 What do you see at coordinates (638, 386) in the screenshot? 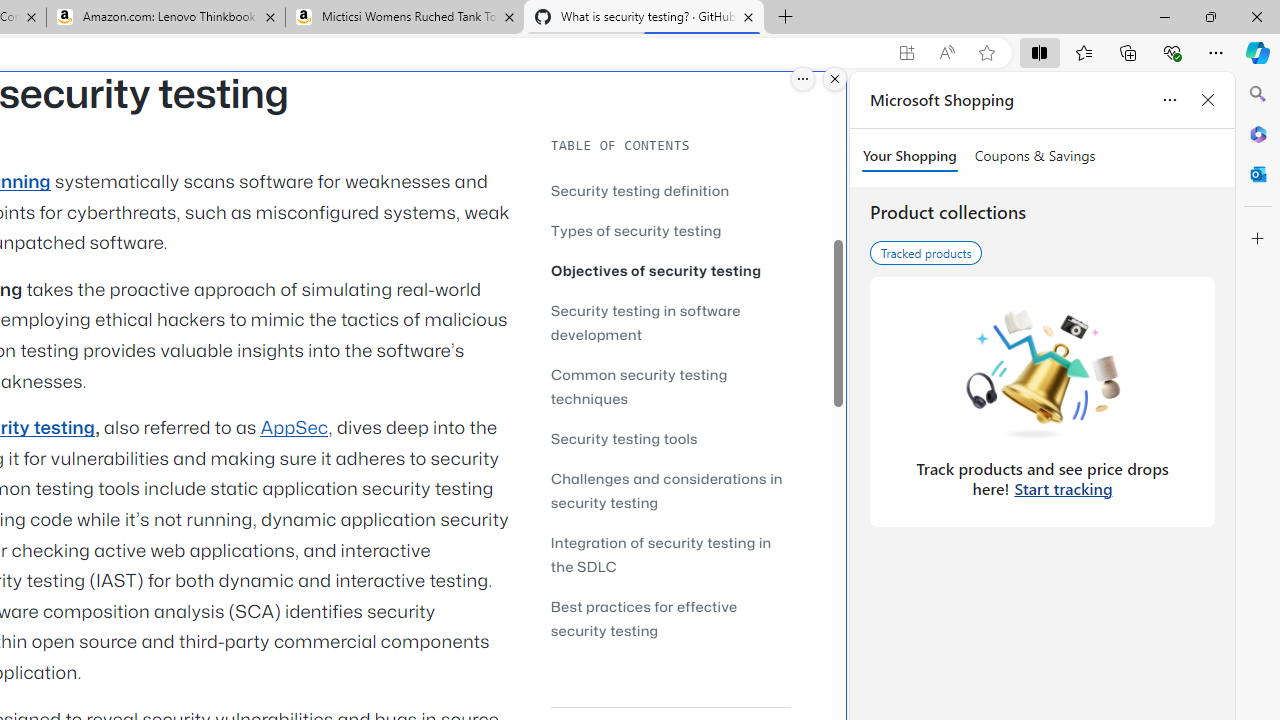
I see `'Common security testing techniques'` at bounding box center [638, 386].